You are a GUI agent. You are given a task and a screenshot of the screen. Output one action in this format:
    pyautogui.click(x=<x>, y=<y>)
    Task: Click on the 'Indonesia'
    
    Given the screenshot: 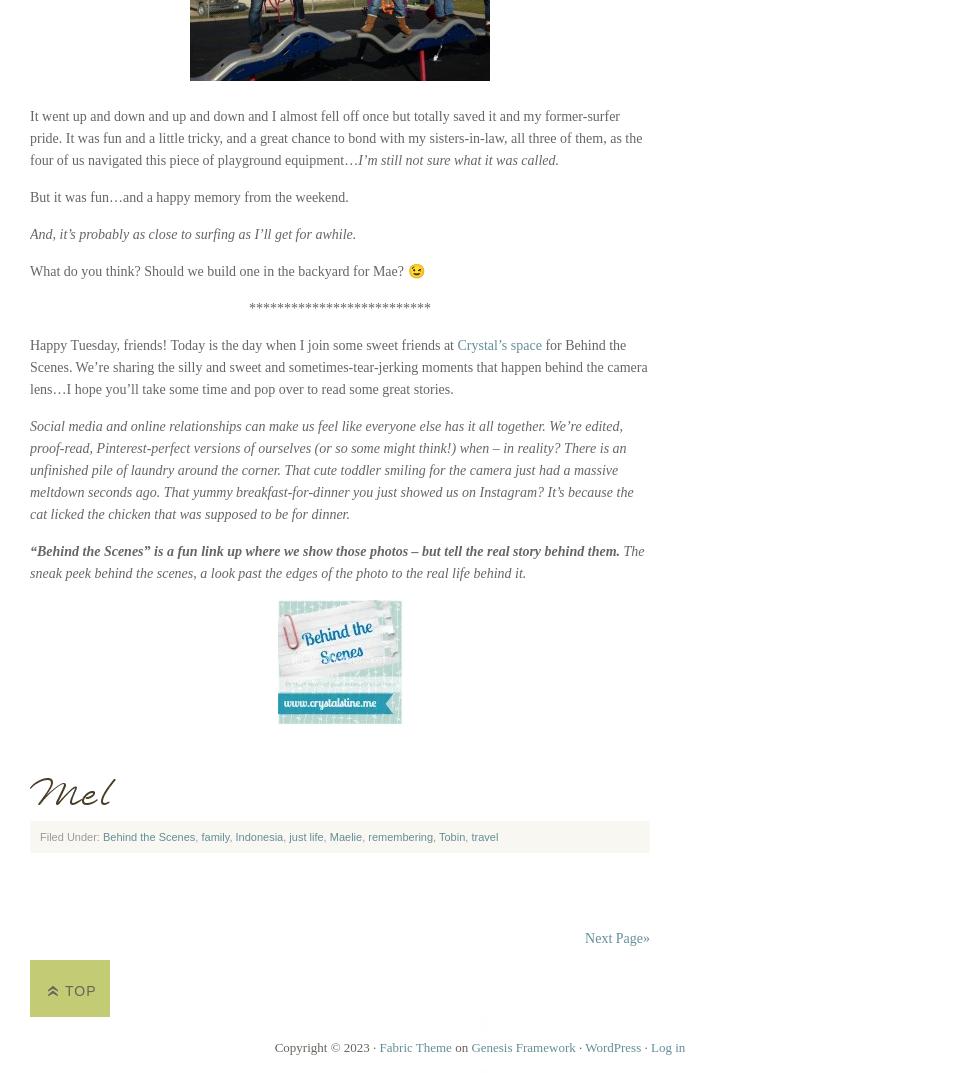 What is the action you would take?
    pyautogui.click(x=258, y=836)
    